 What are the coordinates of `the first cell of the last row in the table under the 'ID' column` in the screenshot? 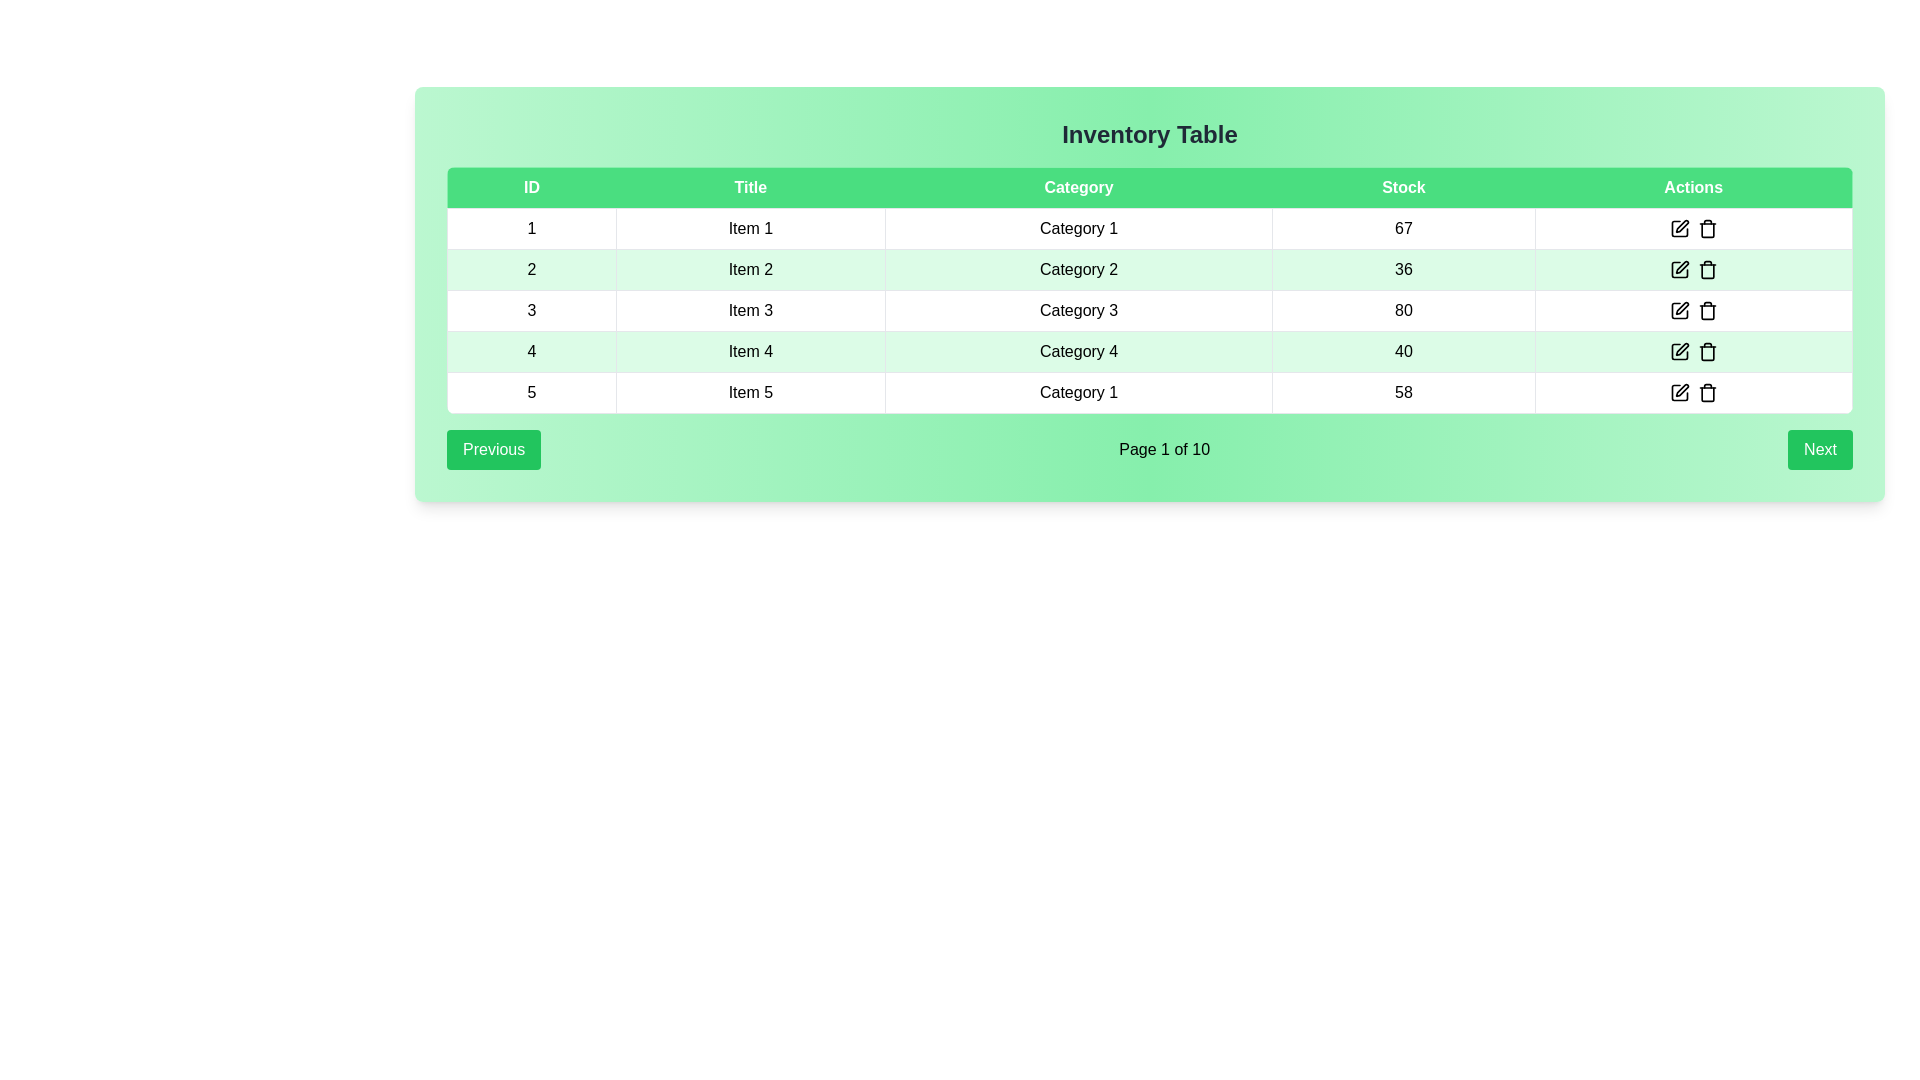 It's located at (531, 393).